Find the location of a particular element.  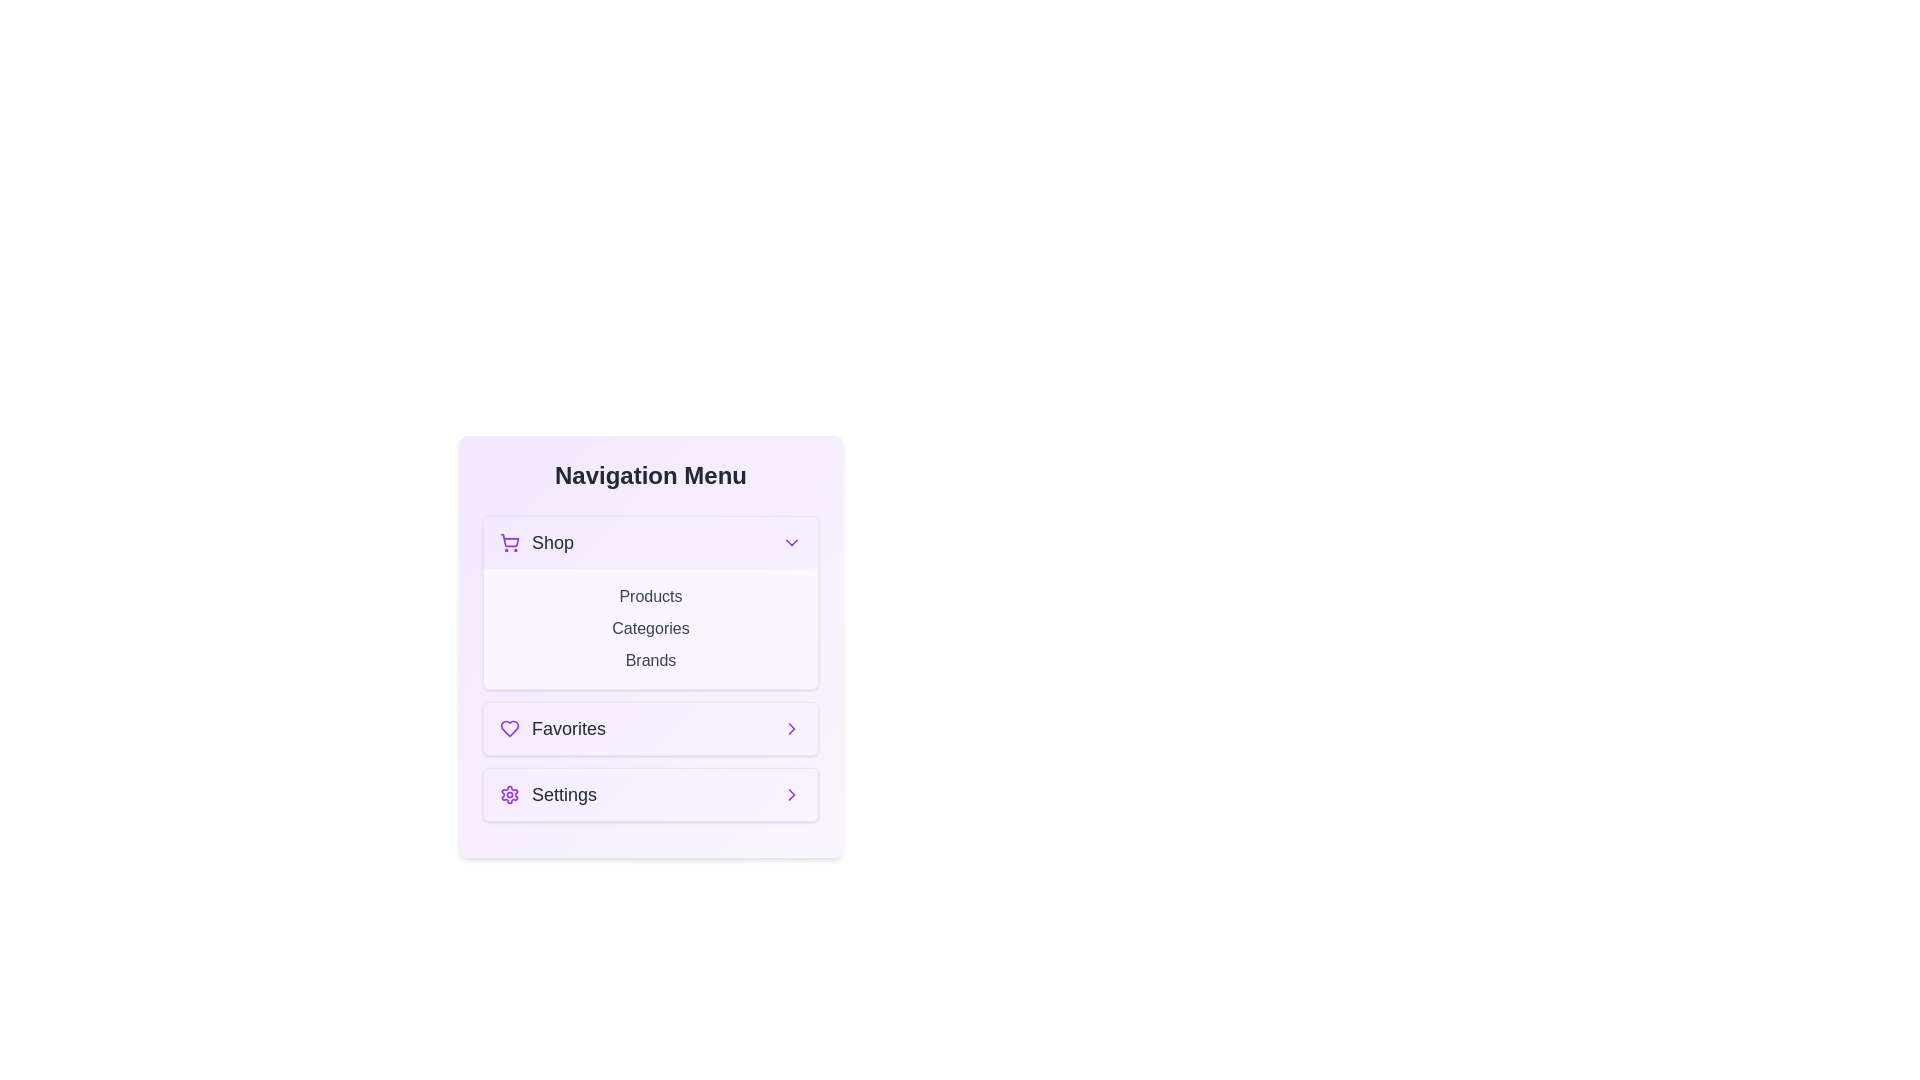

the settings icon located in the bottom-most row of the navigation menu is located at coordinates (509, 793).